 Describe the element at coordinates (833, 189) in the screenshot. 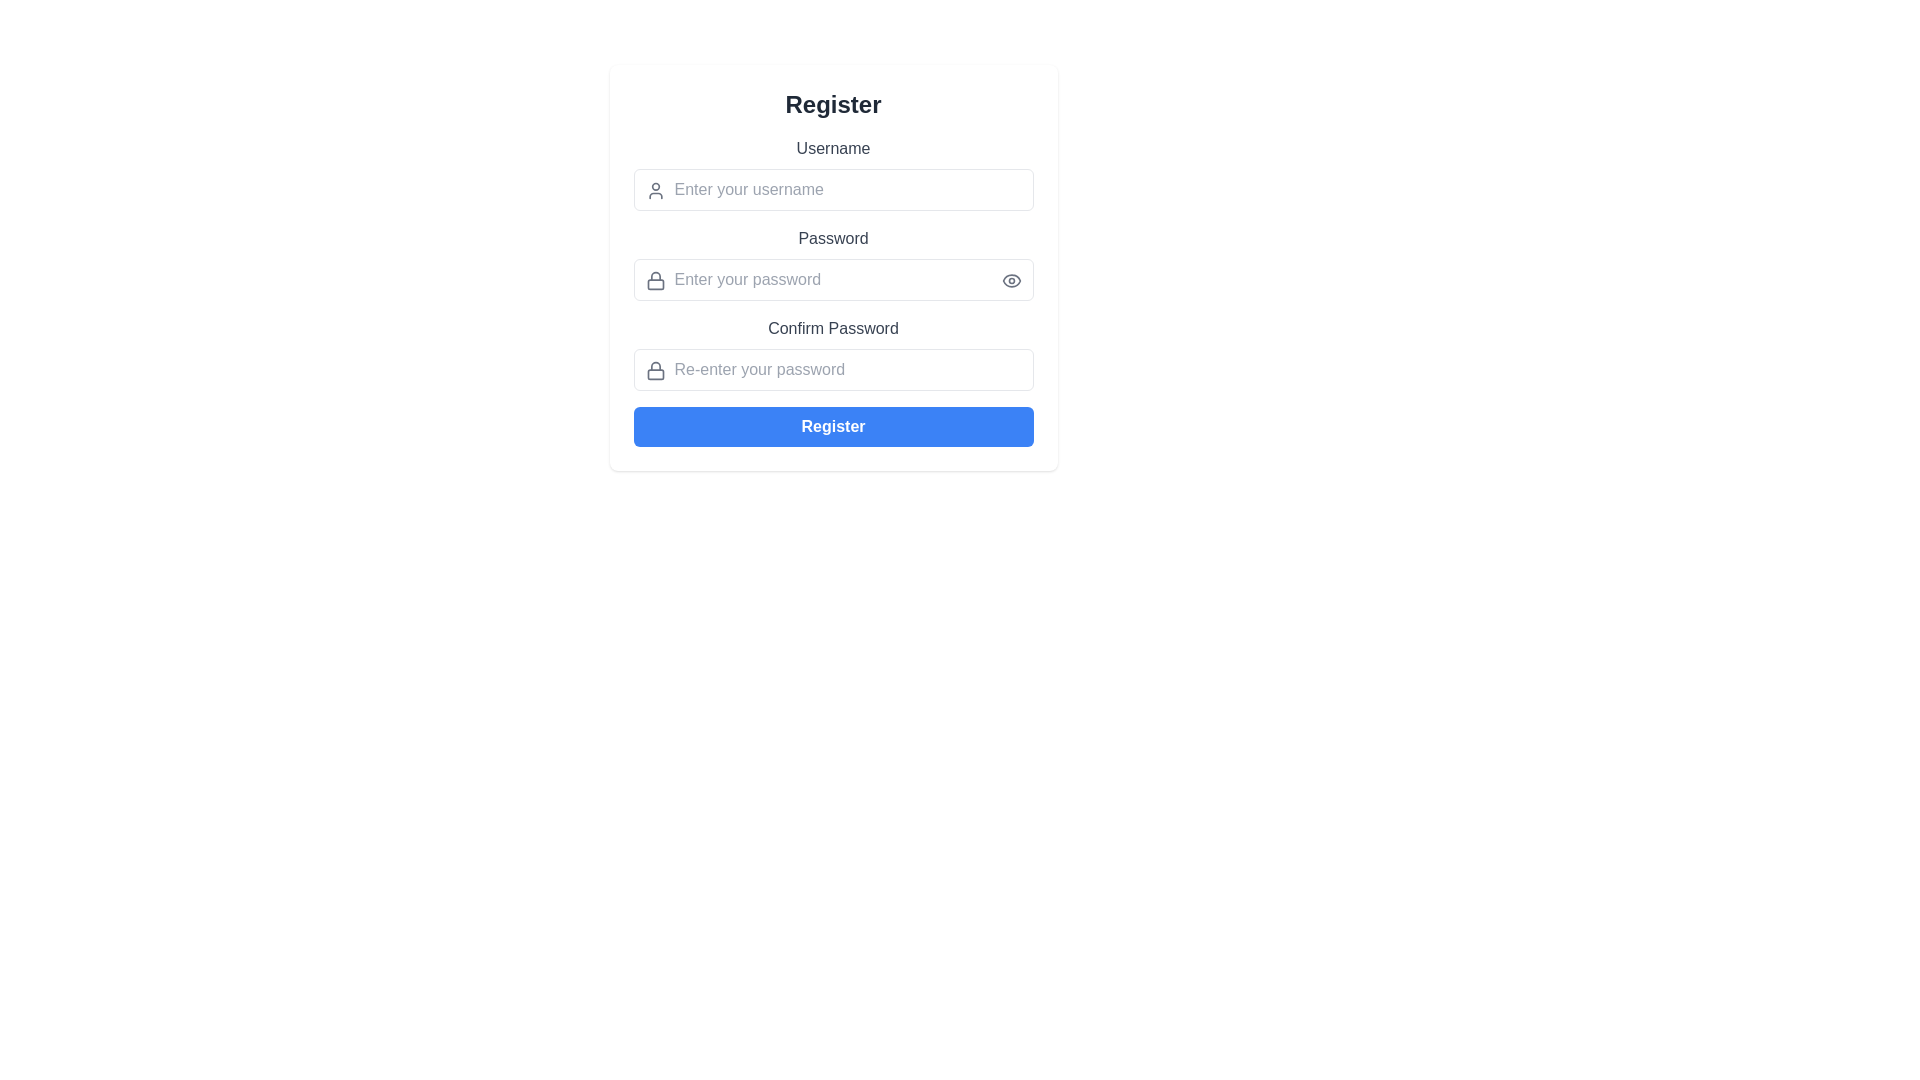

I see `the text input field for entering a username by using the tab key` at that location.